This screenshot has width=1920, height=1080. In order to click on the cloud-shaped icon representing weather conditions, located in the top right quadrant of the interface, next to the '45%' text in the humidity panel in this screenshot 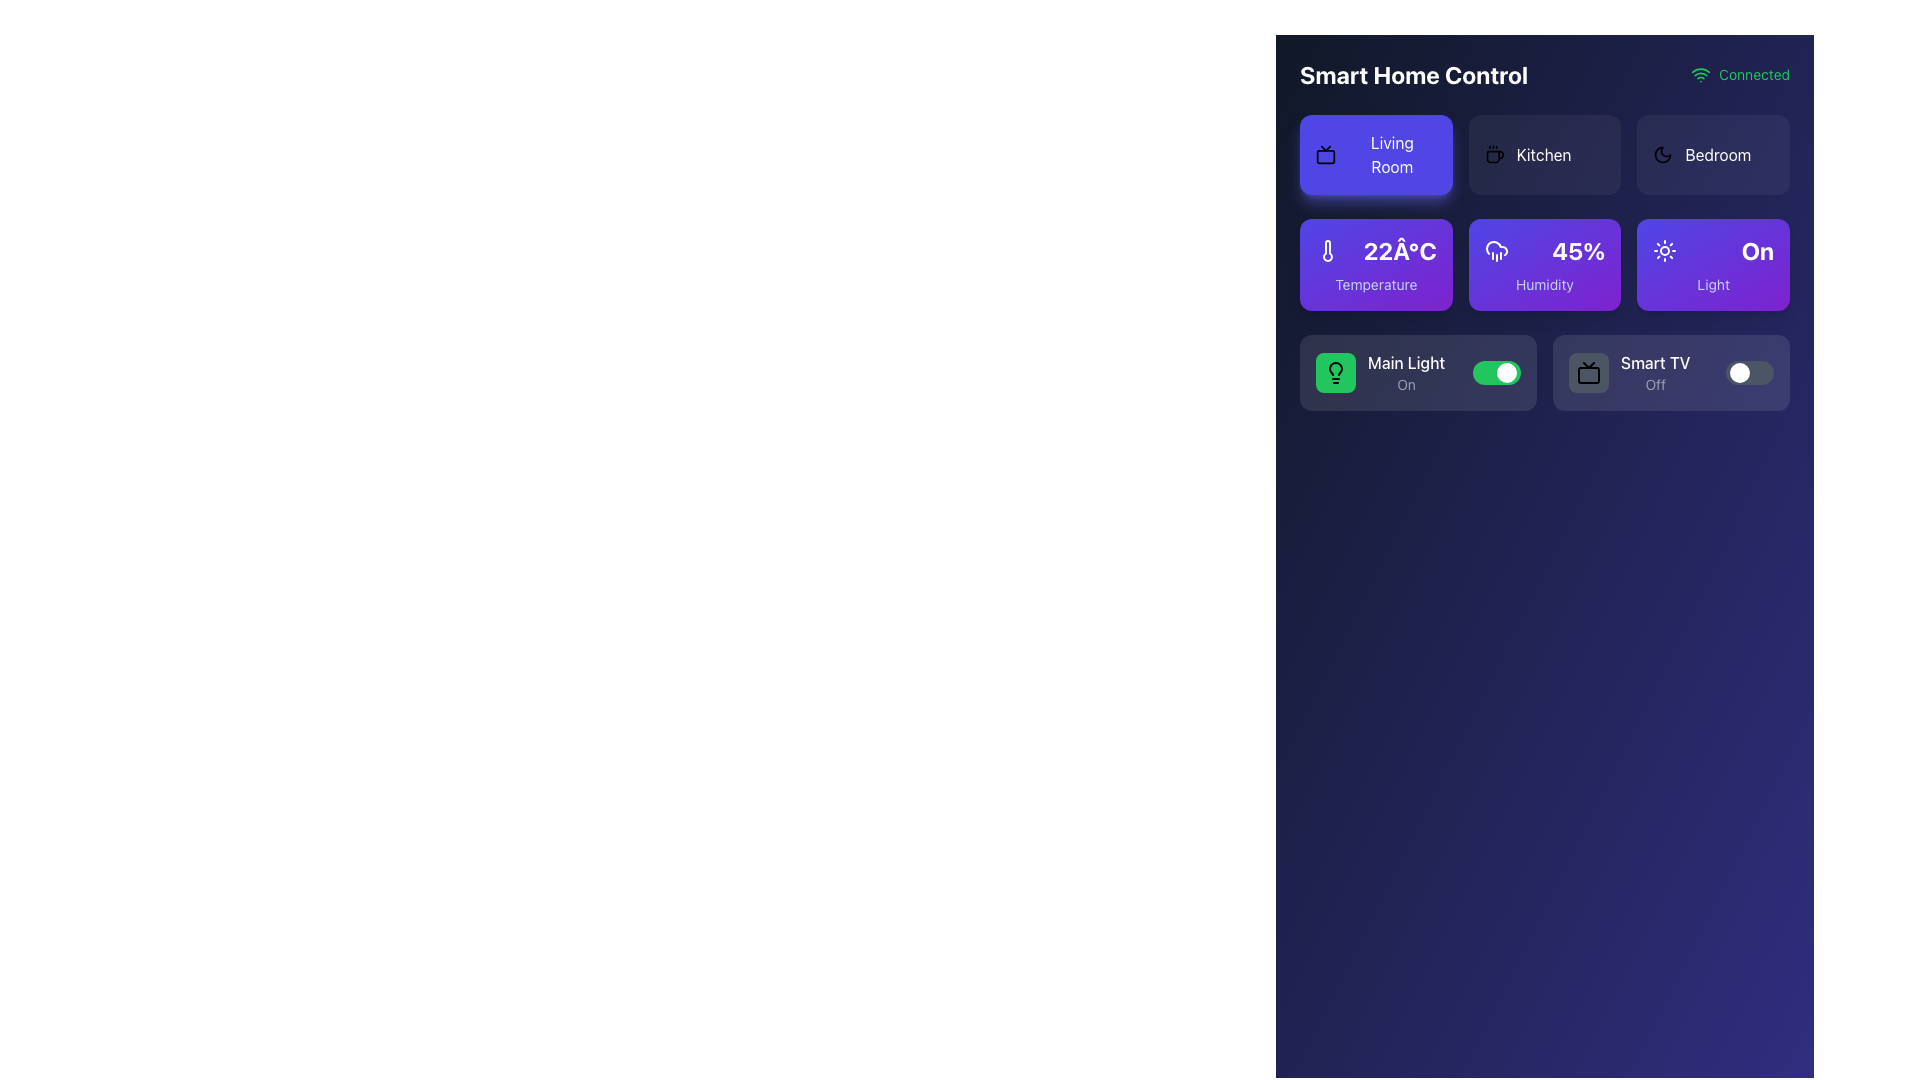, I will do `click(1496, 247)`.